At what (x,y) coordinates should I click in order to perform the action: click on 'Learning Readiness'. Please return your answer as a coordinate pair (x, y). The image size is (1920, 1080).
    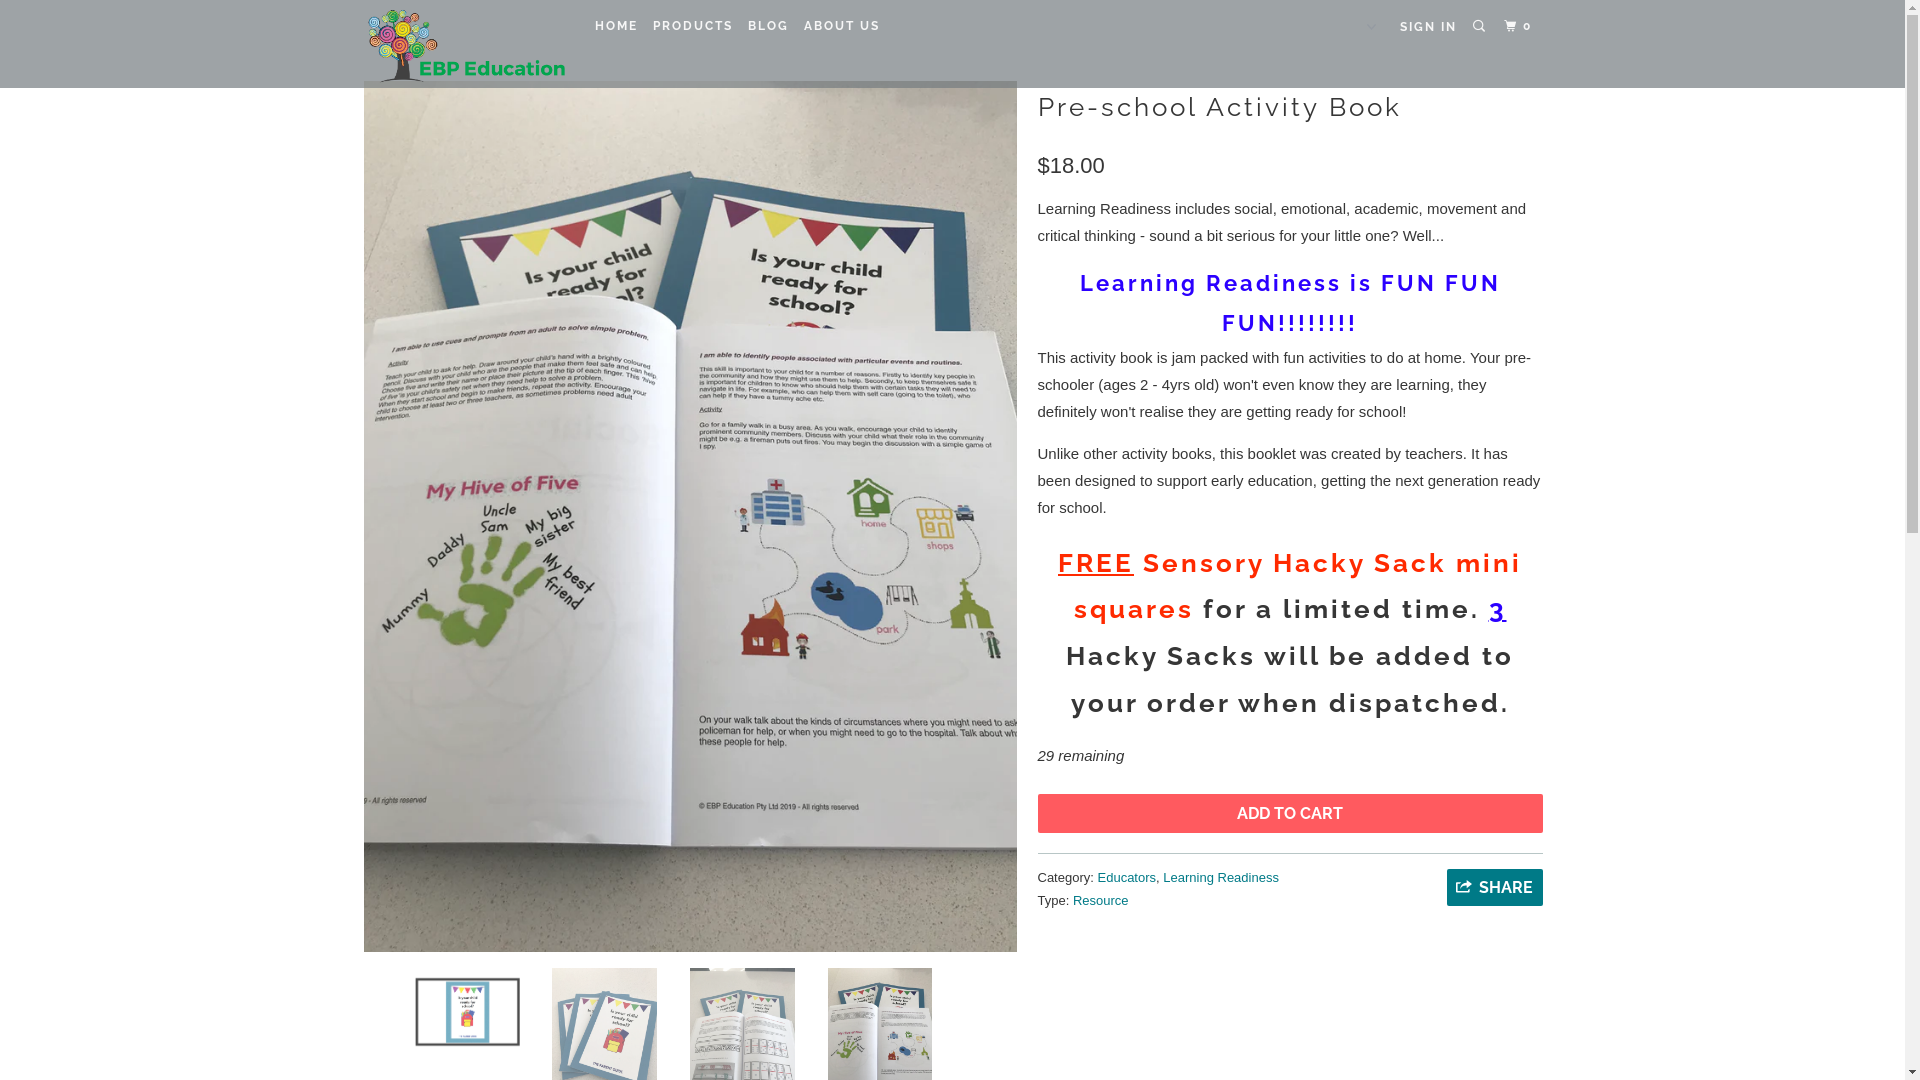
    Looking at the image, I should click on (1162, 876).